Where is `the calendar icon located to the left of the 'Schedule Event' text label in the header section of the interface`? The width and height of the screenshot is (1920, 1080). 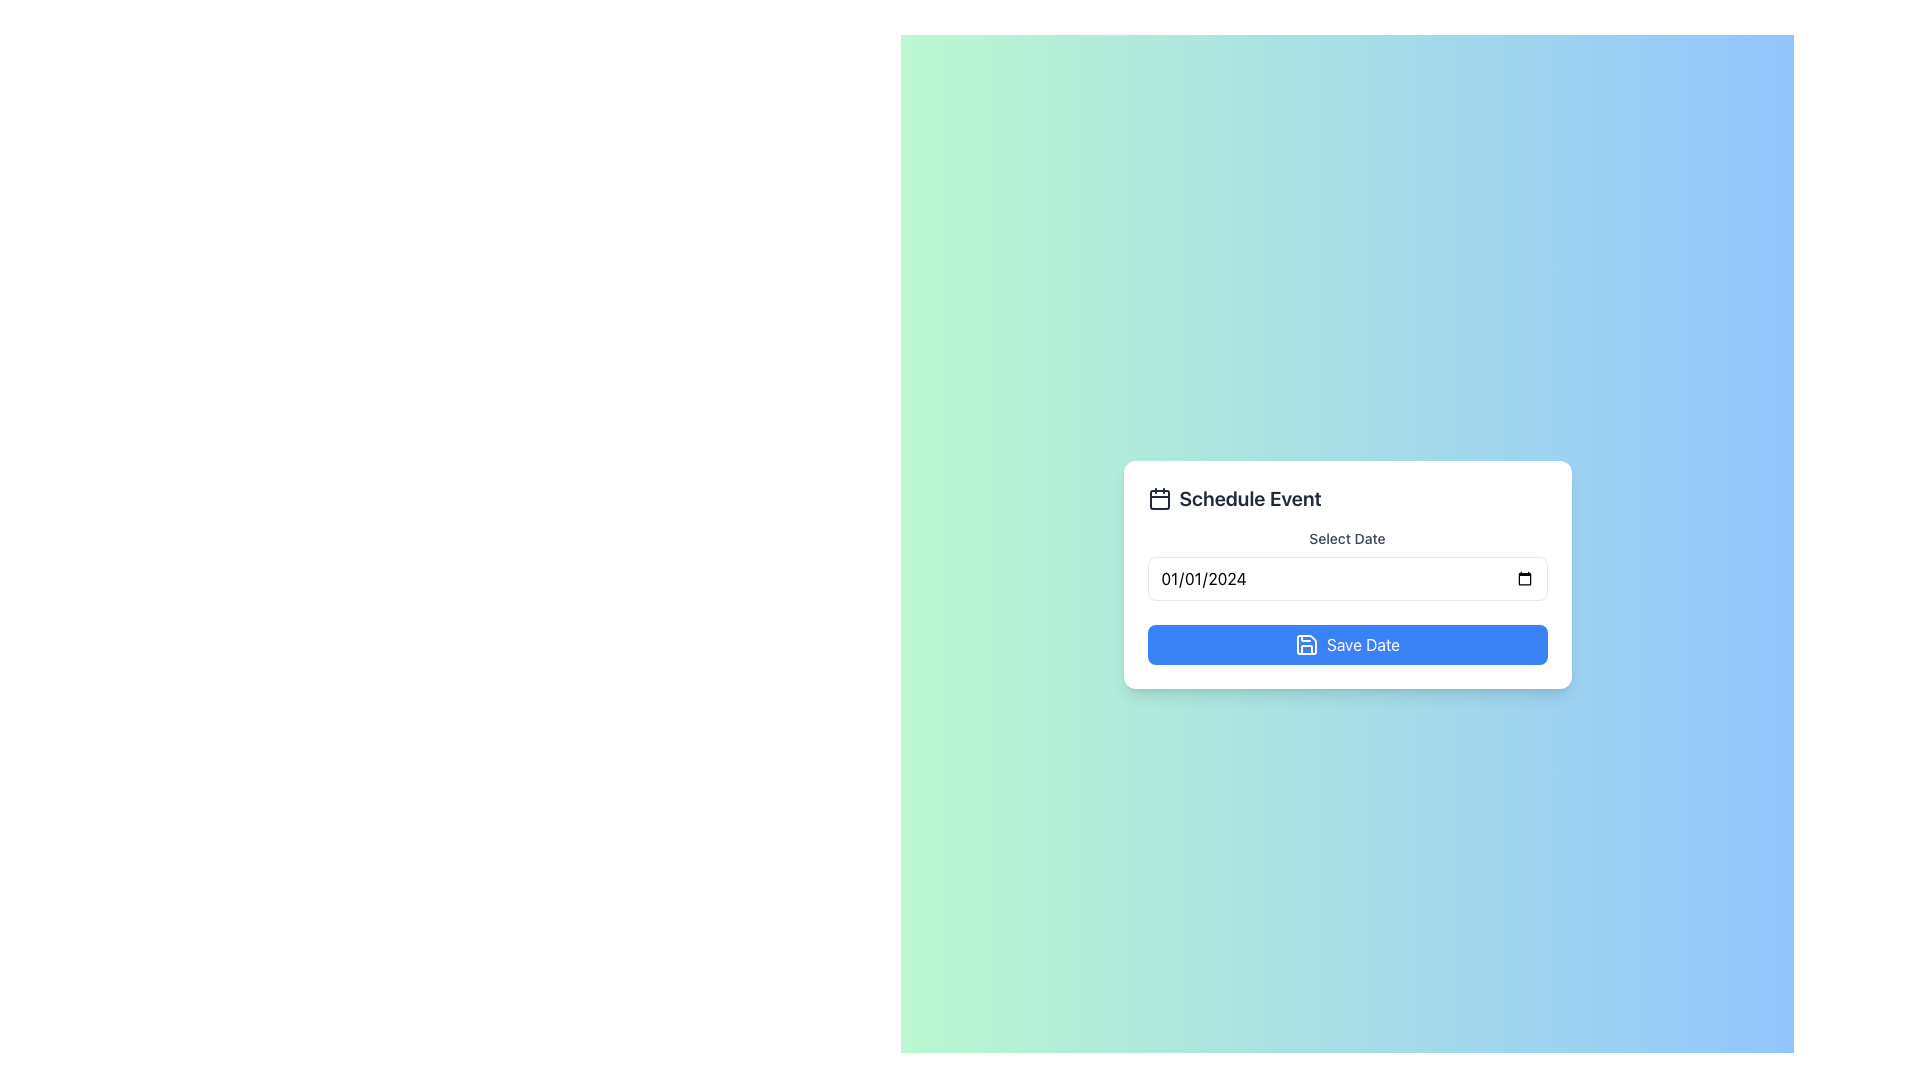
the calendar icon located to the left of the 'Schedule Event' text label in the header section of the interface is located at coordinates (1159, 497).